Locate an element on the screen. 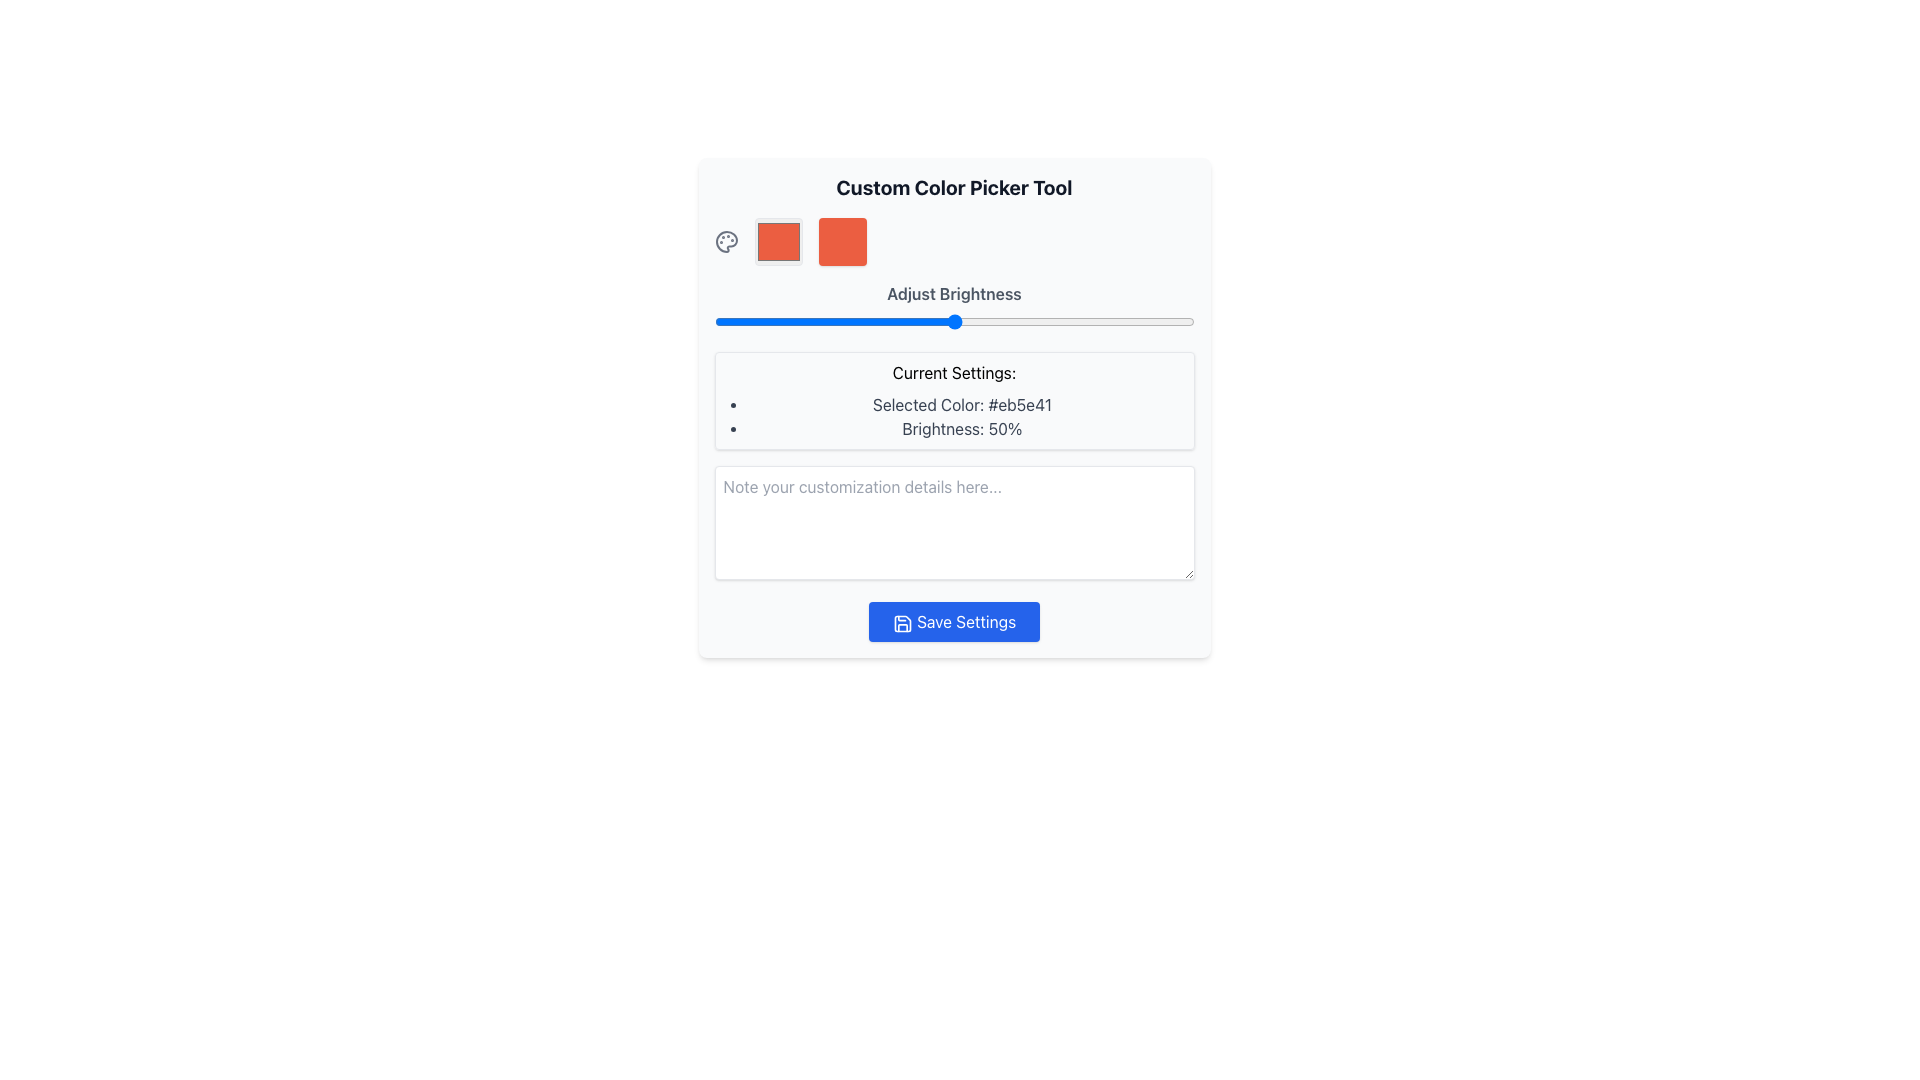  the header text element labeled 'Custom Color Picker Tool', which is a bold and large title centered at the top of its section is located at coordinates (953, 188).